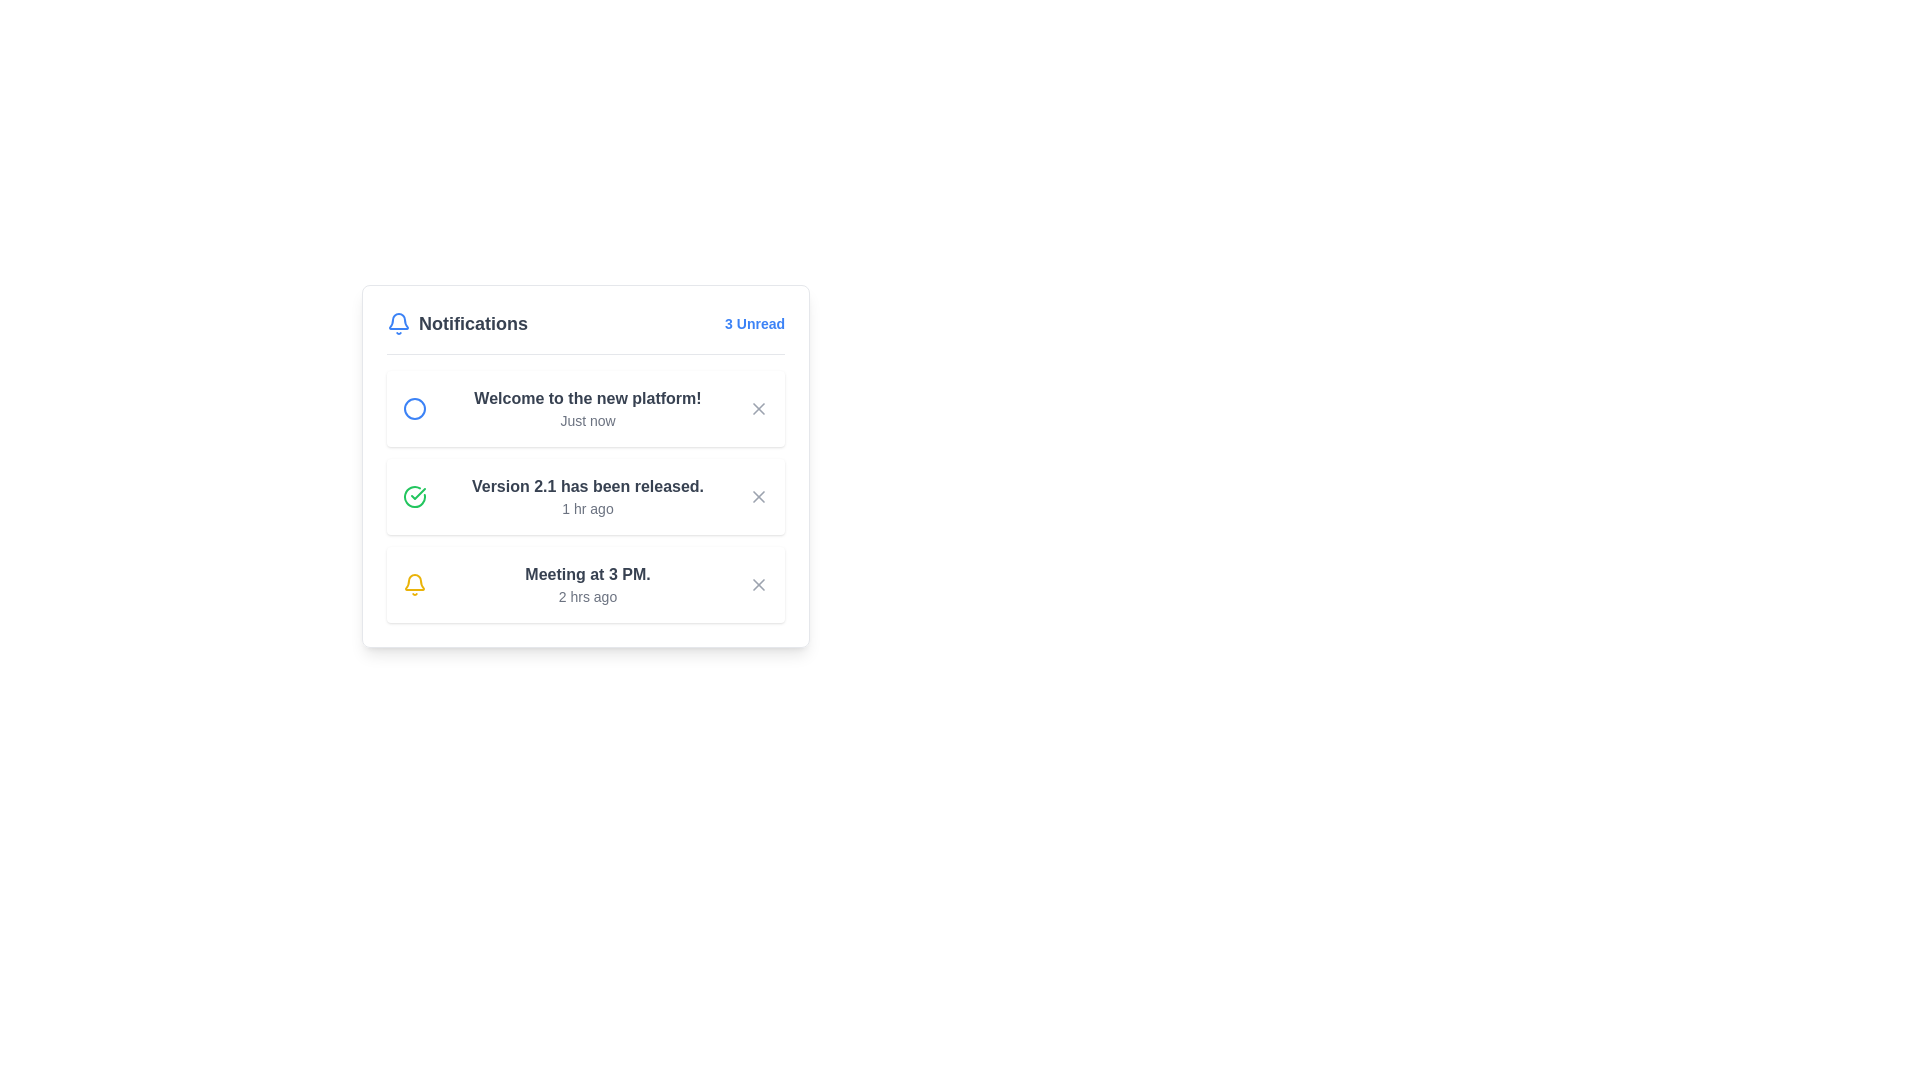 This screenshot has width=1920, height=1080. What do you see at coordinates (757, 496) in the screenshot?
I see `the close button (X icon) in the notification panel for the notification titled 'Version 2.1 has been released'` at bounding box center [757, 496].